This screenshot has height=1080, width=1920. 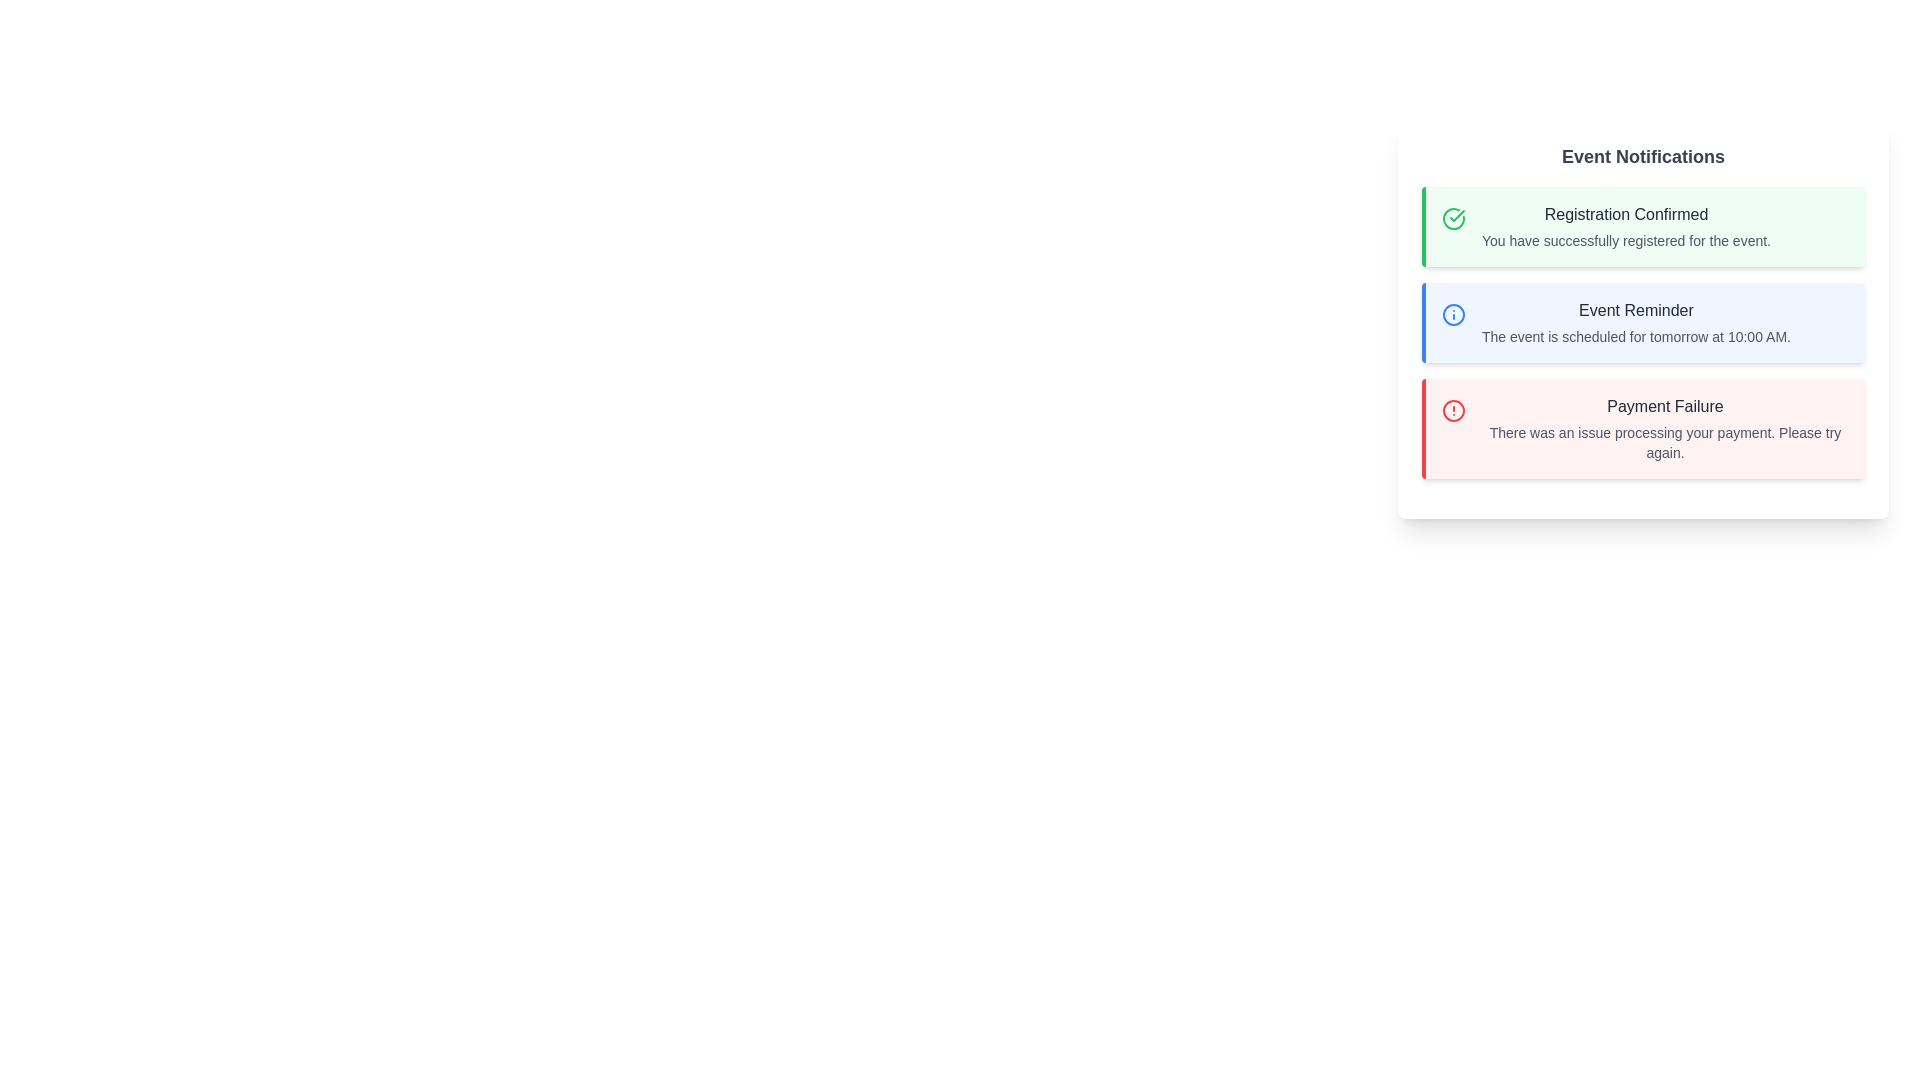 I want to click on the green-colored notification card labeled 'Registration Confirmed' in the 'Event Notifications' section, so click(x=1454, y=219).